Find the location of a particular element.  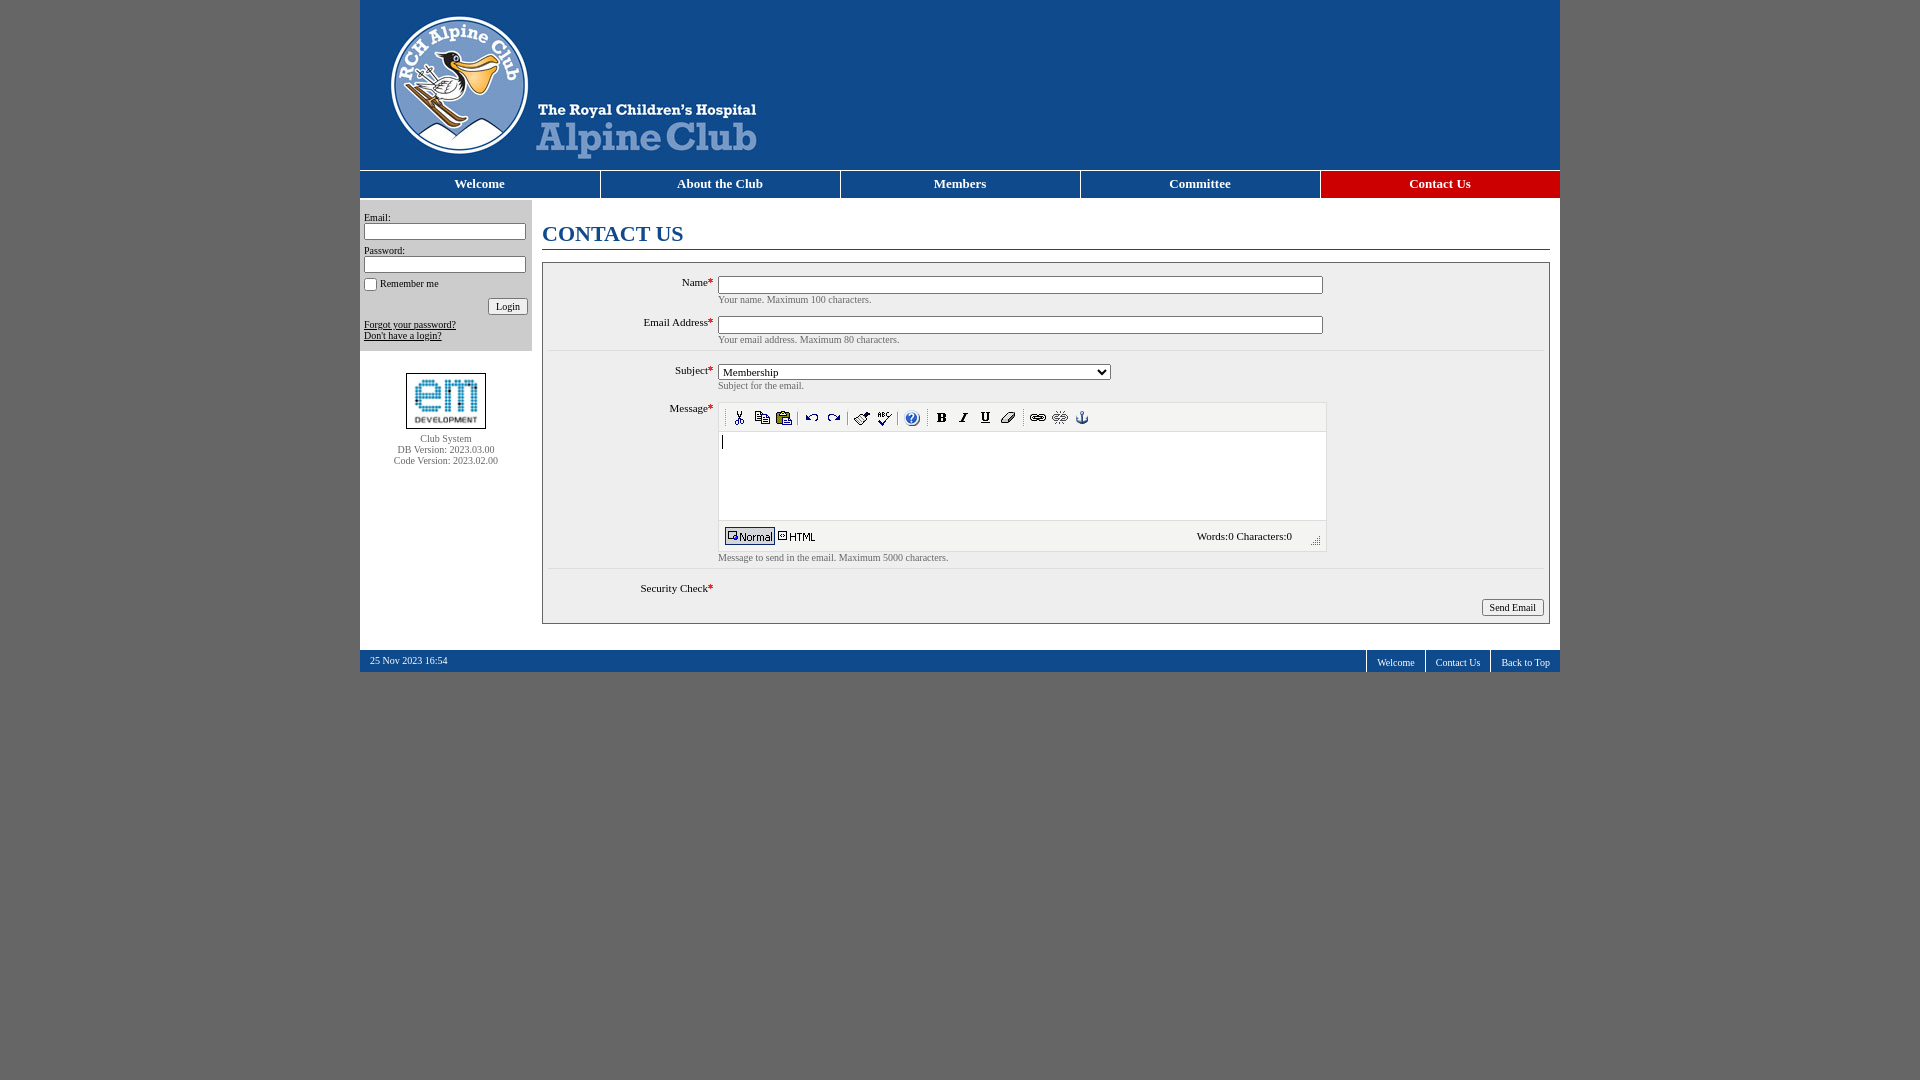

'separator' is located at coordinates (848, 416).